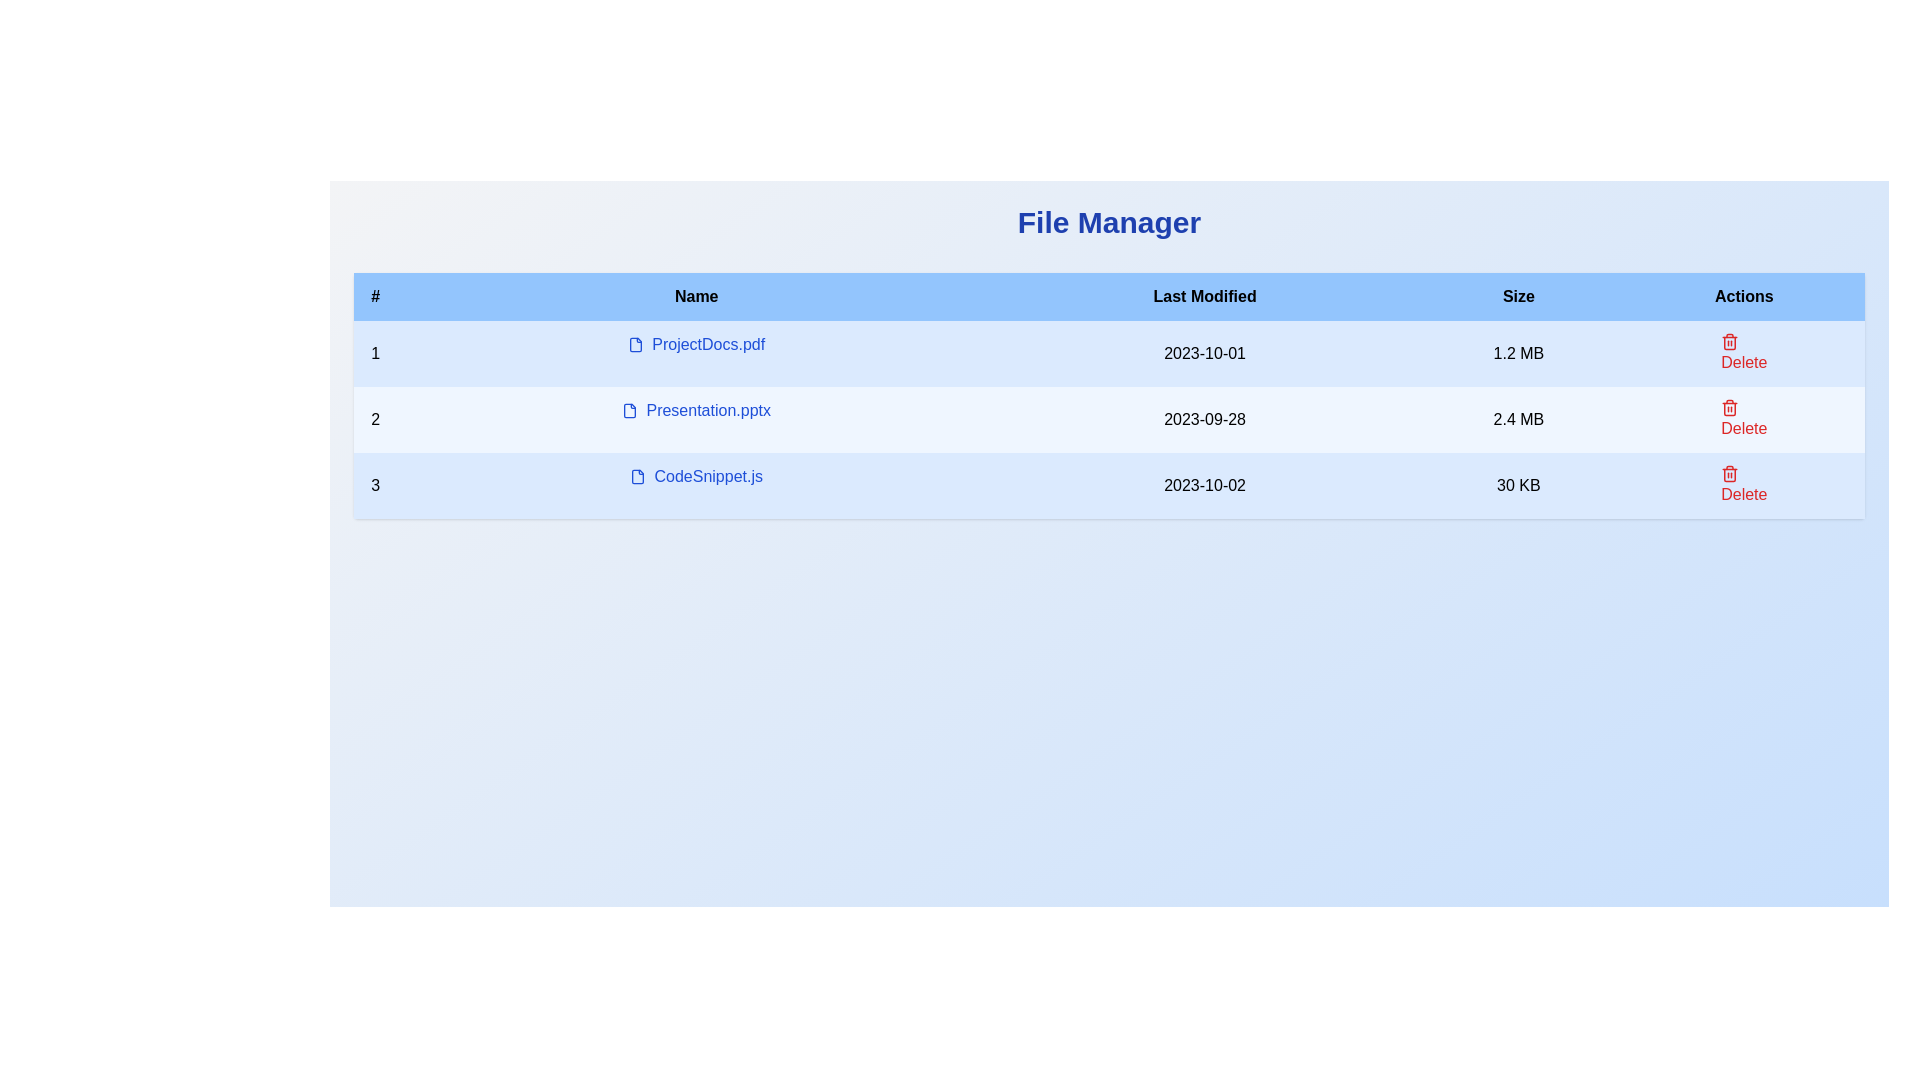  I want to click on the text label displaying the filename 'CodeSnippet.js' in the file manager table, which is styled with a blue font color and located in the third row under the 'Name' column, so click(696, 477).